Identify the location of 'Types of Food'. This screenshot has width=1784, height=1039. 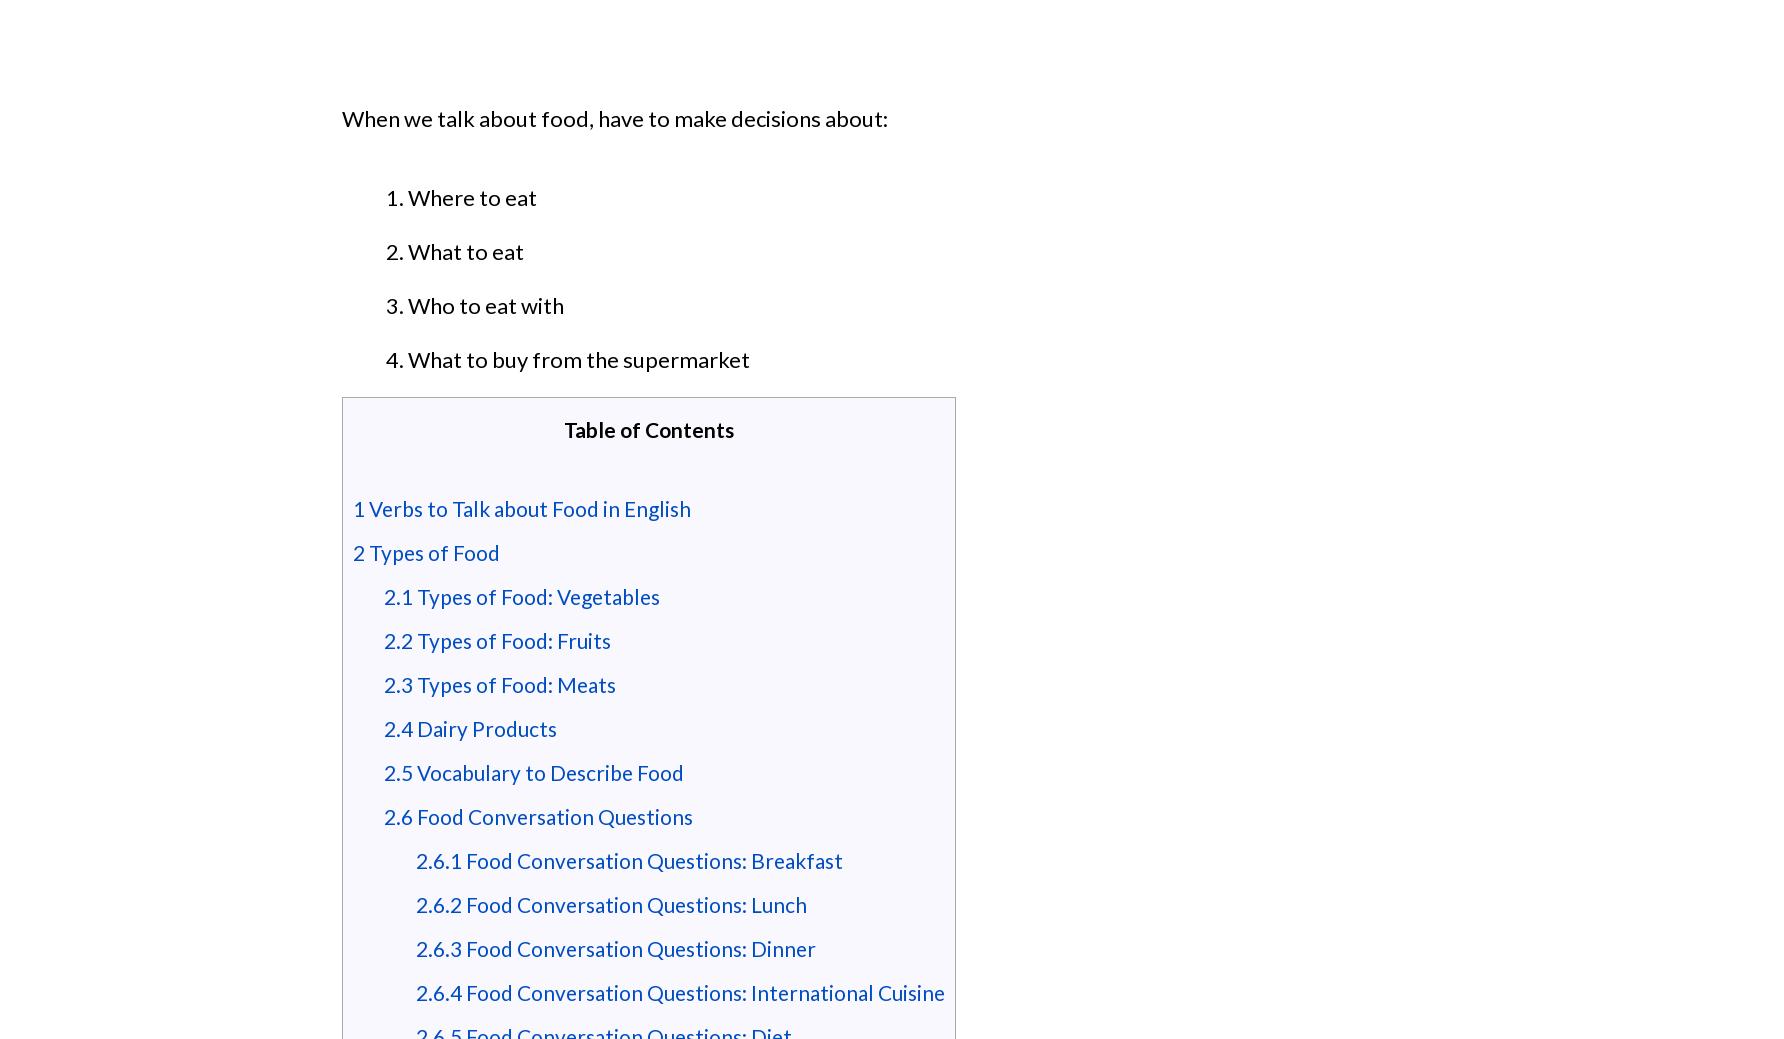
(431, 552).